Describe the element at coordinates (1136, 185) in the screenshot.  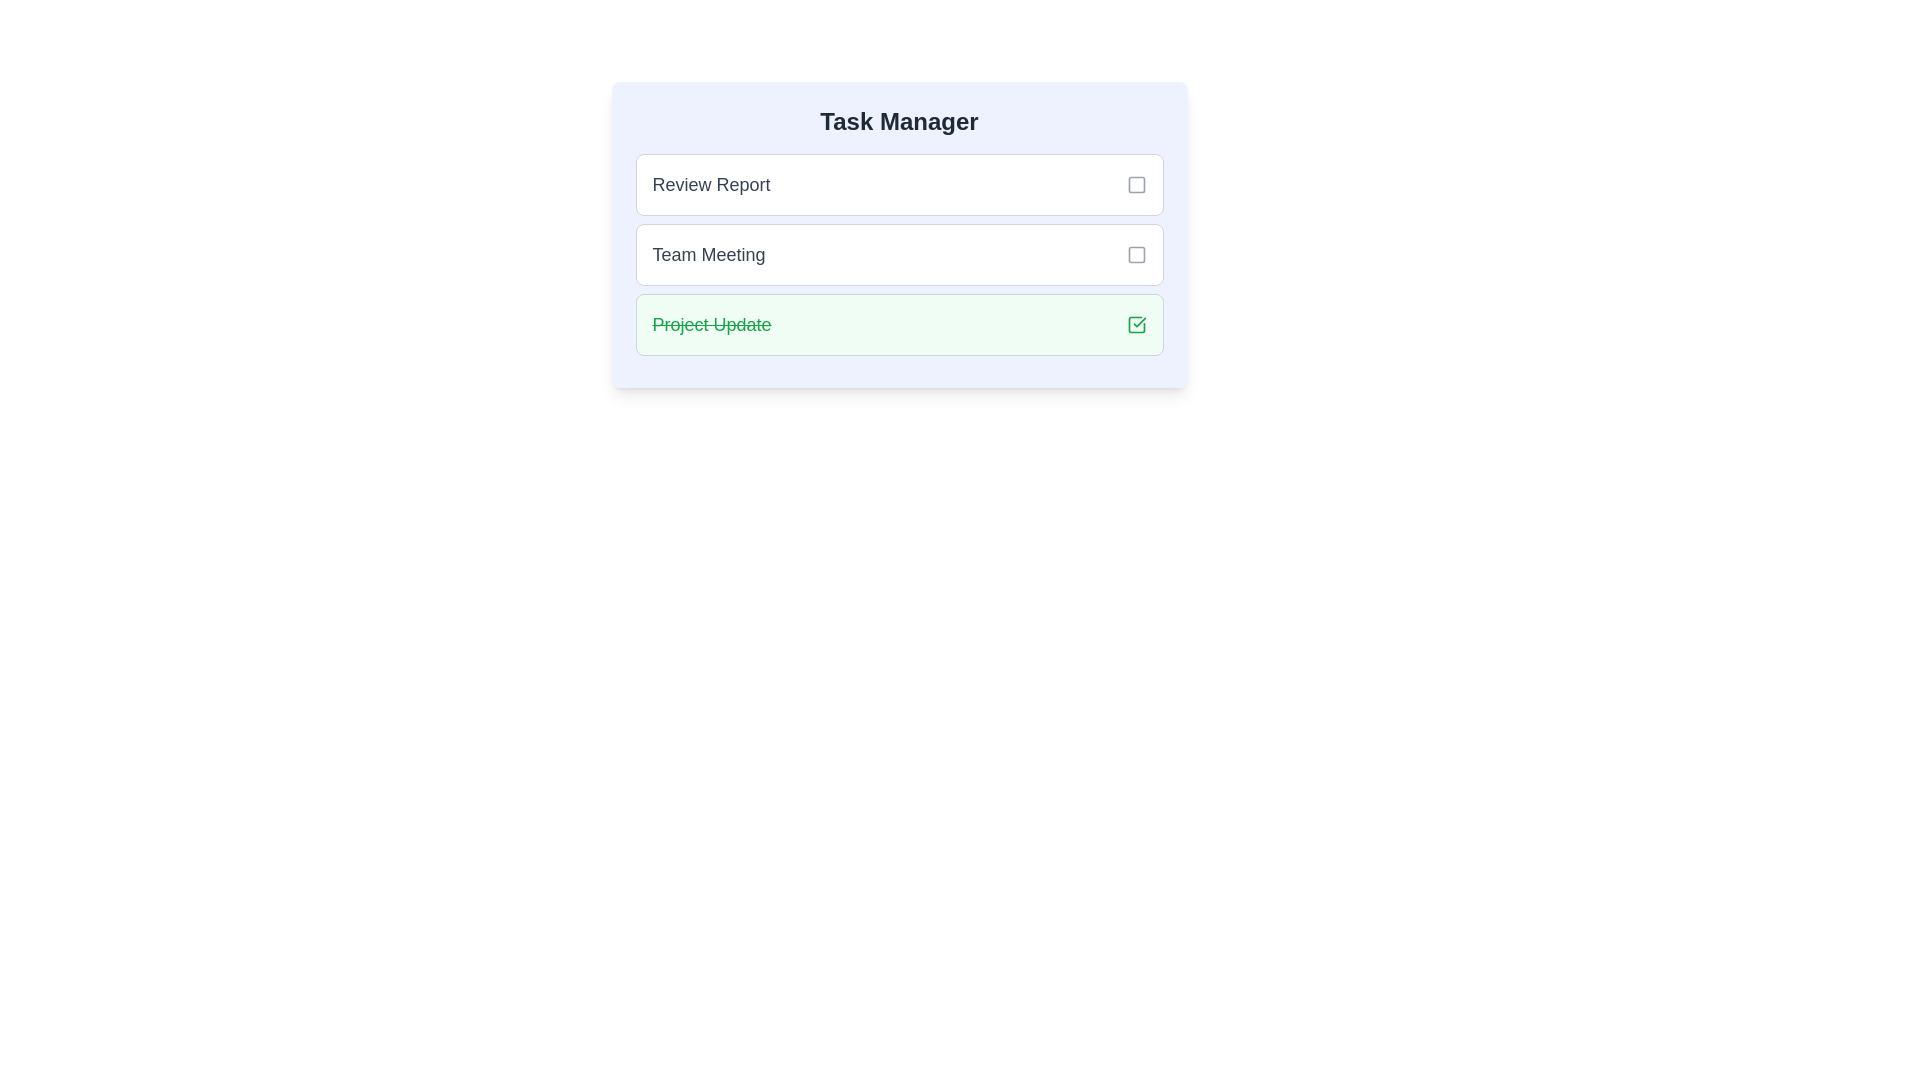
I see `the checkbox located at the far right of the 'Review Report' row` at that location.